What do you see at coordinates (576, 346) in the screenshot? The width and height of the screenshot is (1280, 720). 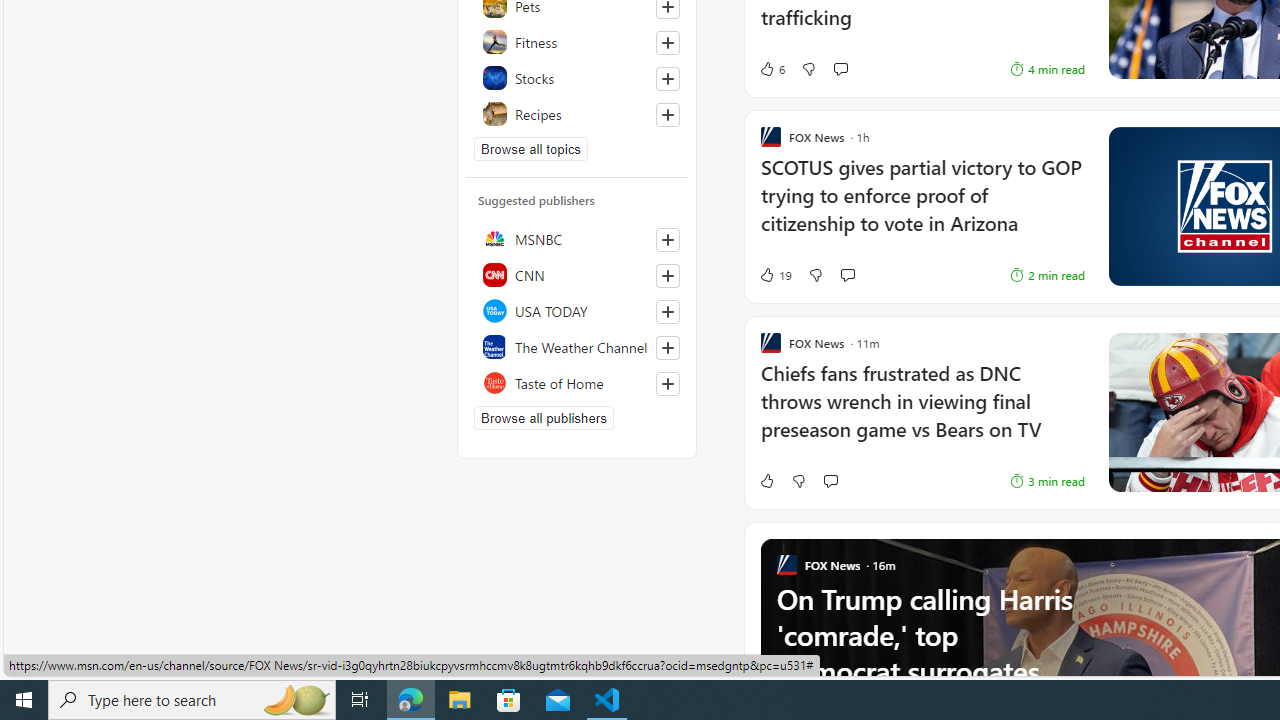 I see `'The Weather Channel'` at bounding box center [576, 346].